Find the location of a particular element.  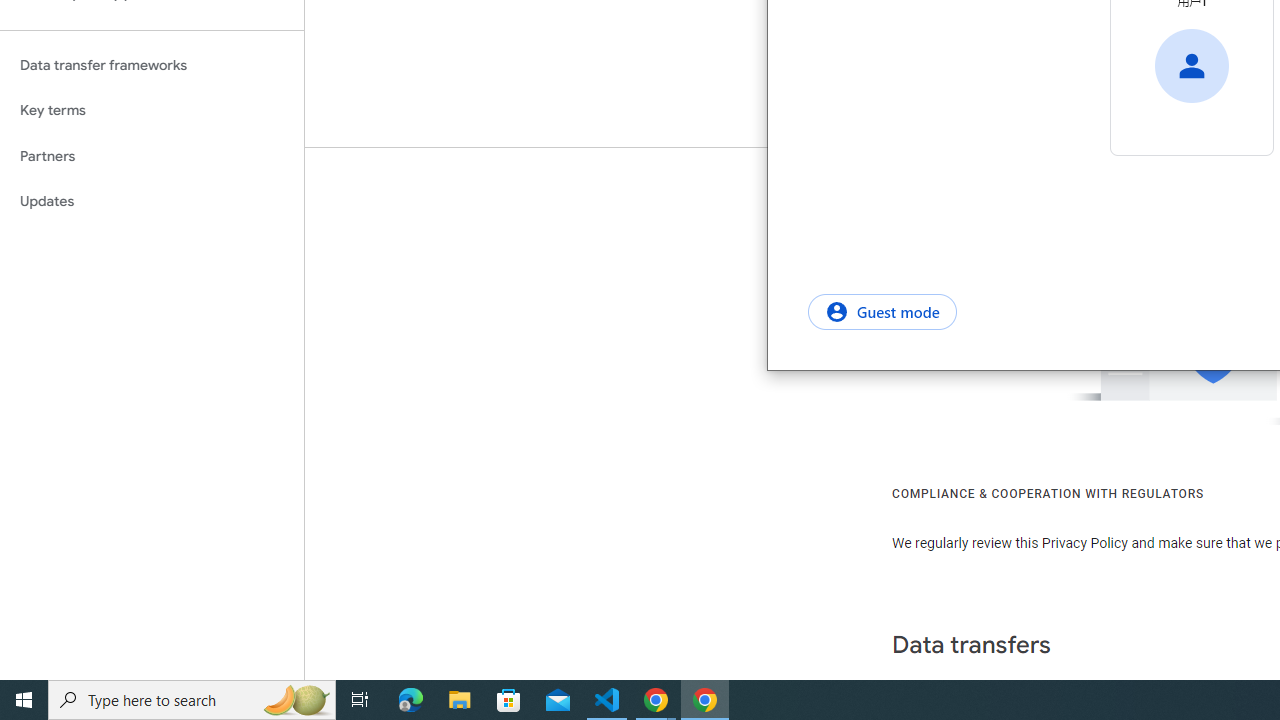

'Microsoft Store' is located at coordinates (509, 698).